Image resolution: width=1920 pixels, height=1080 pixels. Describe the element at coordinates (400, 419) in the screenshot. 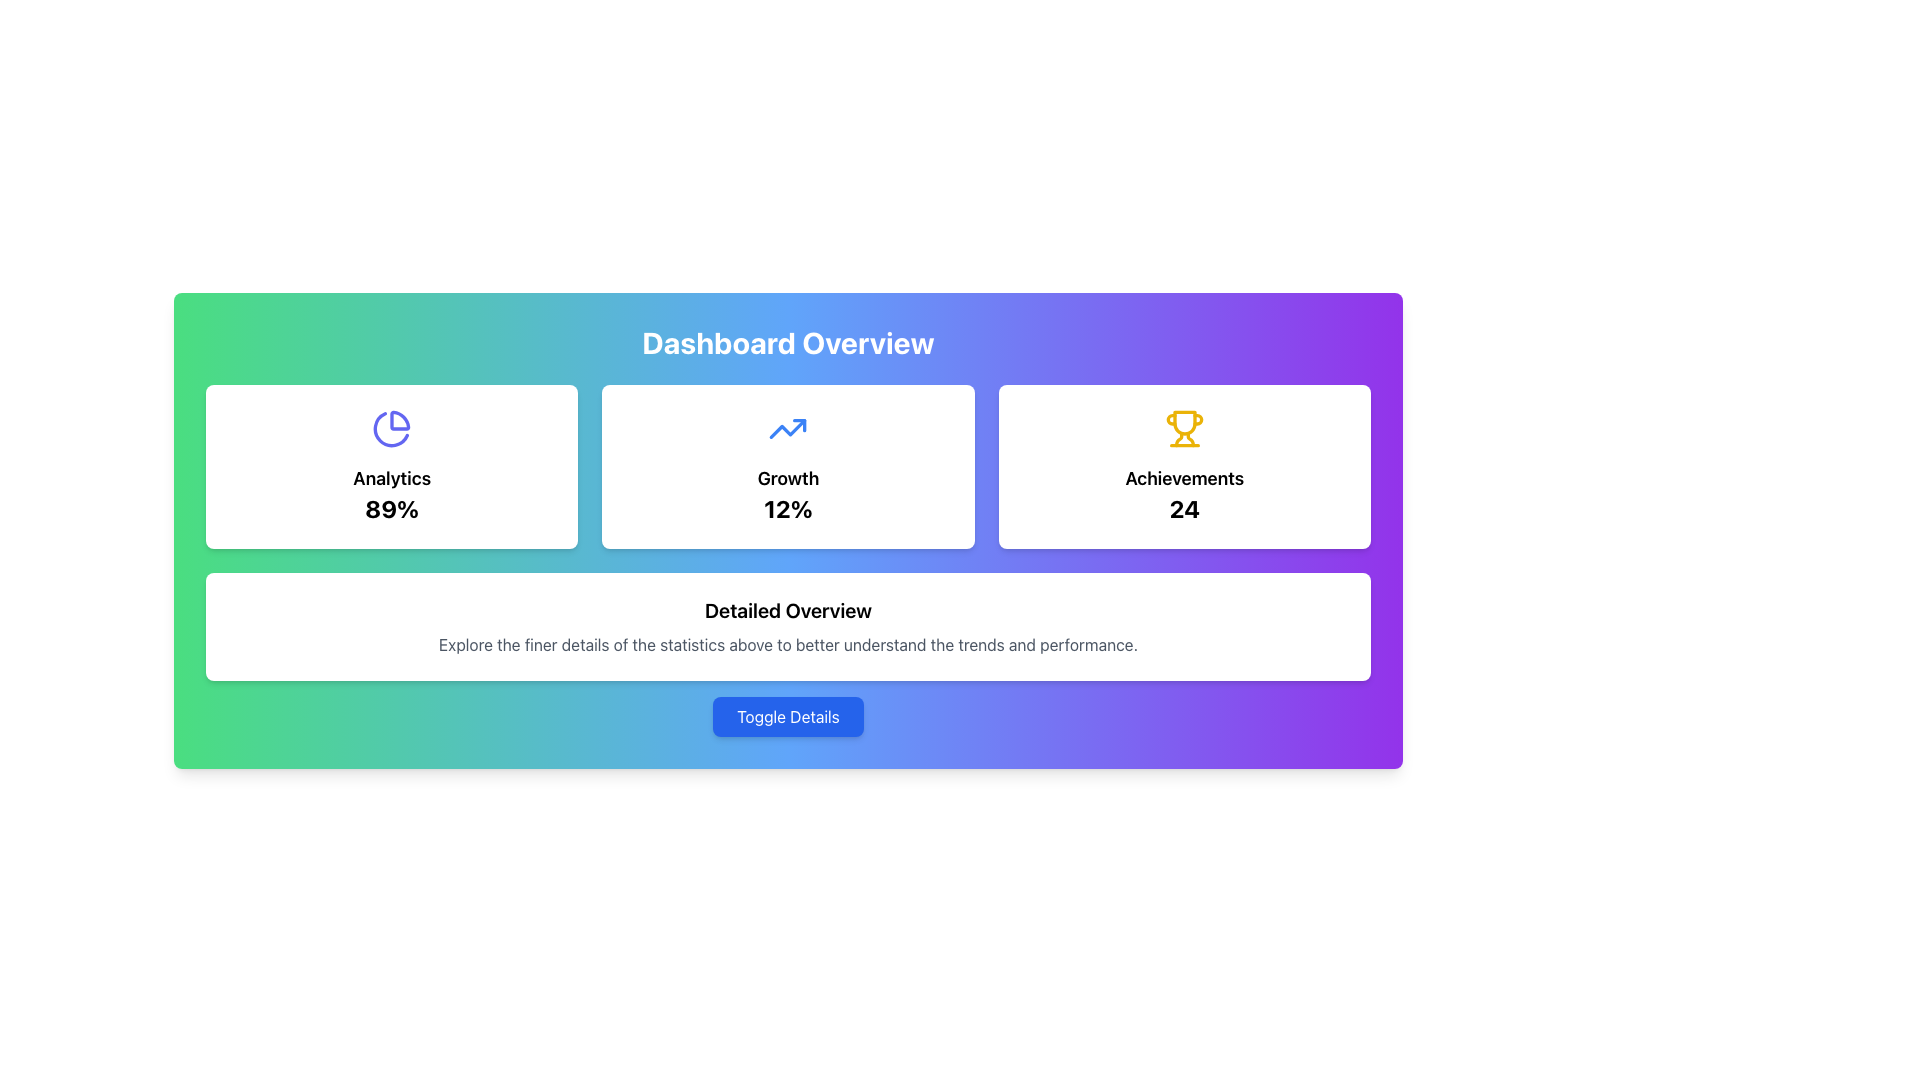

I see `the inner right quarter segment of the pie chart icon in the 'Analytics' card located in the top-left corner of the interface` at that location.